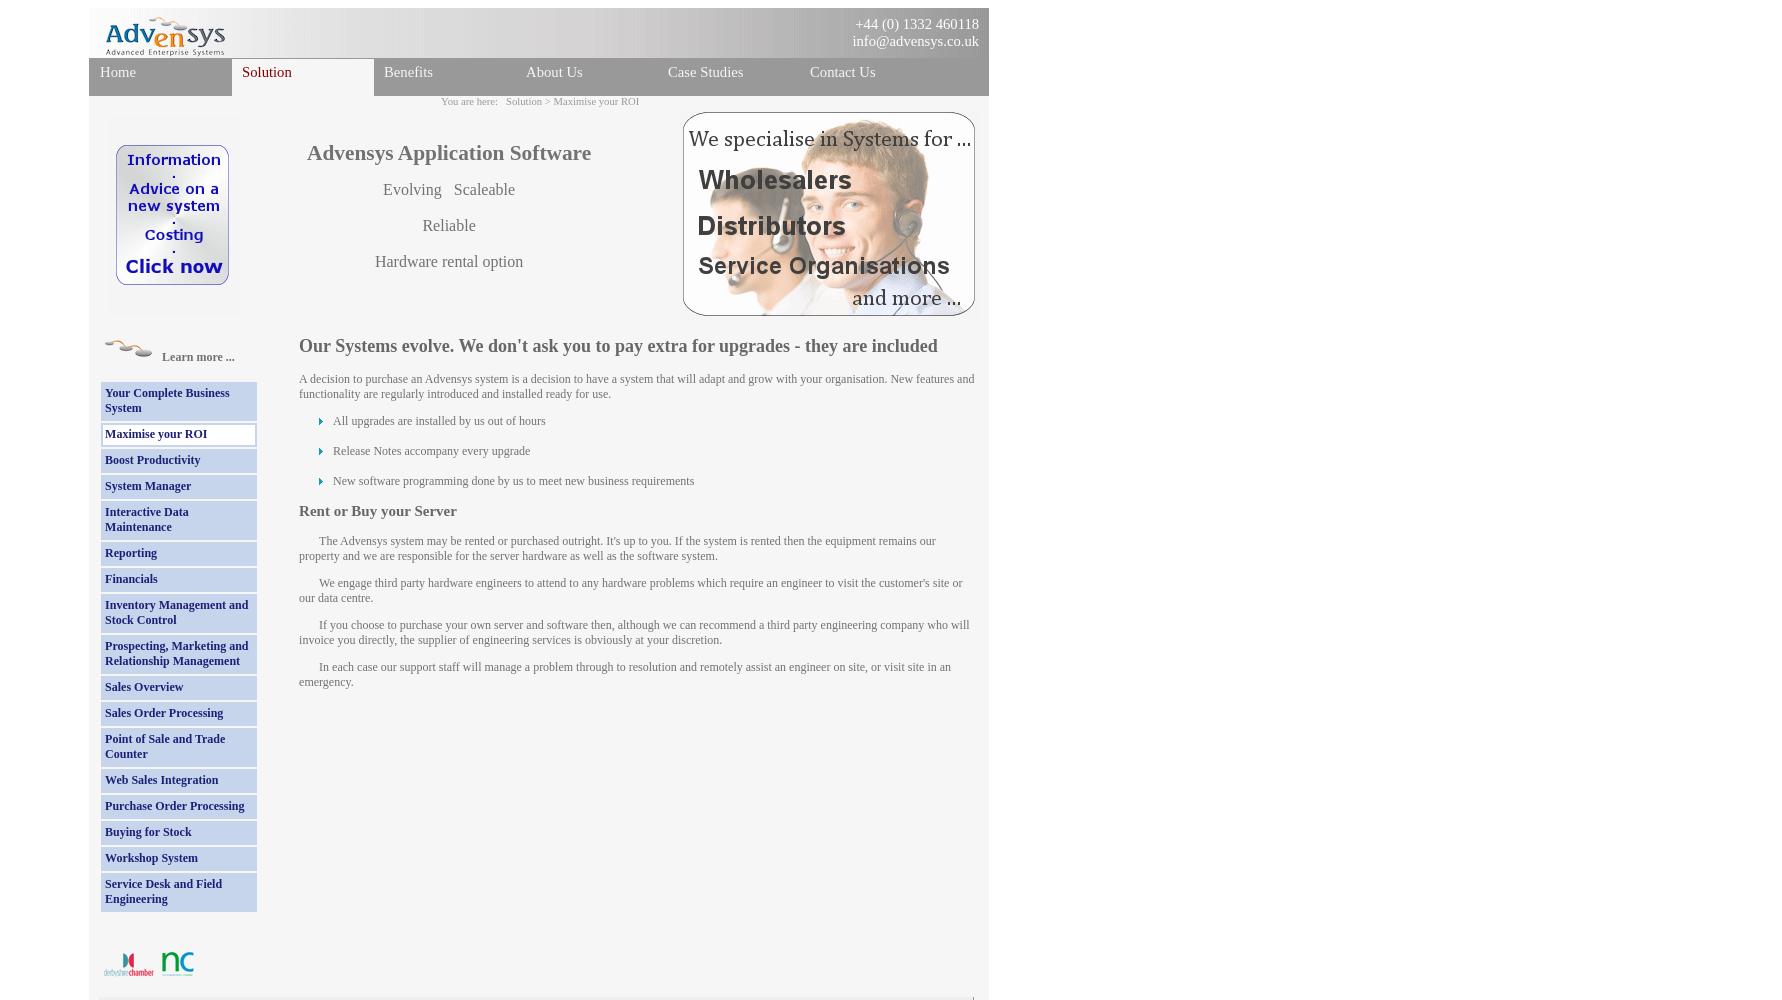  Describe the element at coordinates (624, 673) in the screenshot. I see `'In each case our support staff will manage a problem through to resolution and remotely 
      assist an engineer on site, or visit site in an emergency.'` at that location.